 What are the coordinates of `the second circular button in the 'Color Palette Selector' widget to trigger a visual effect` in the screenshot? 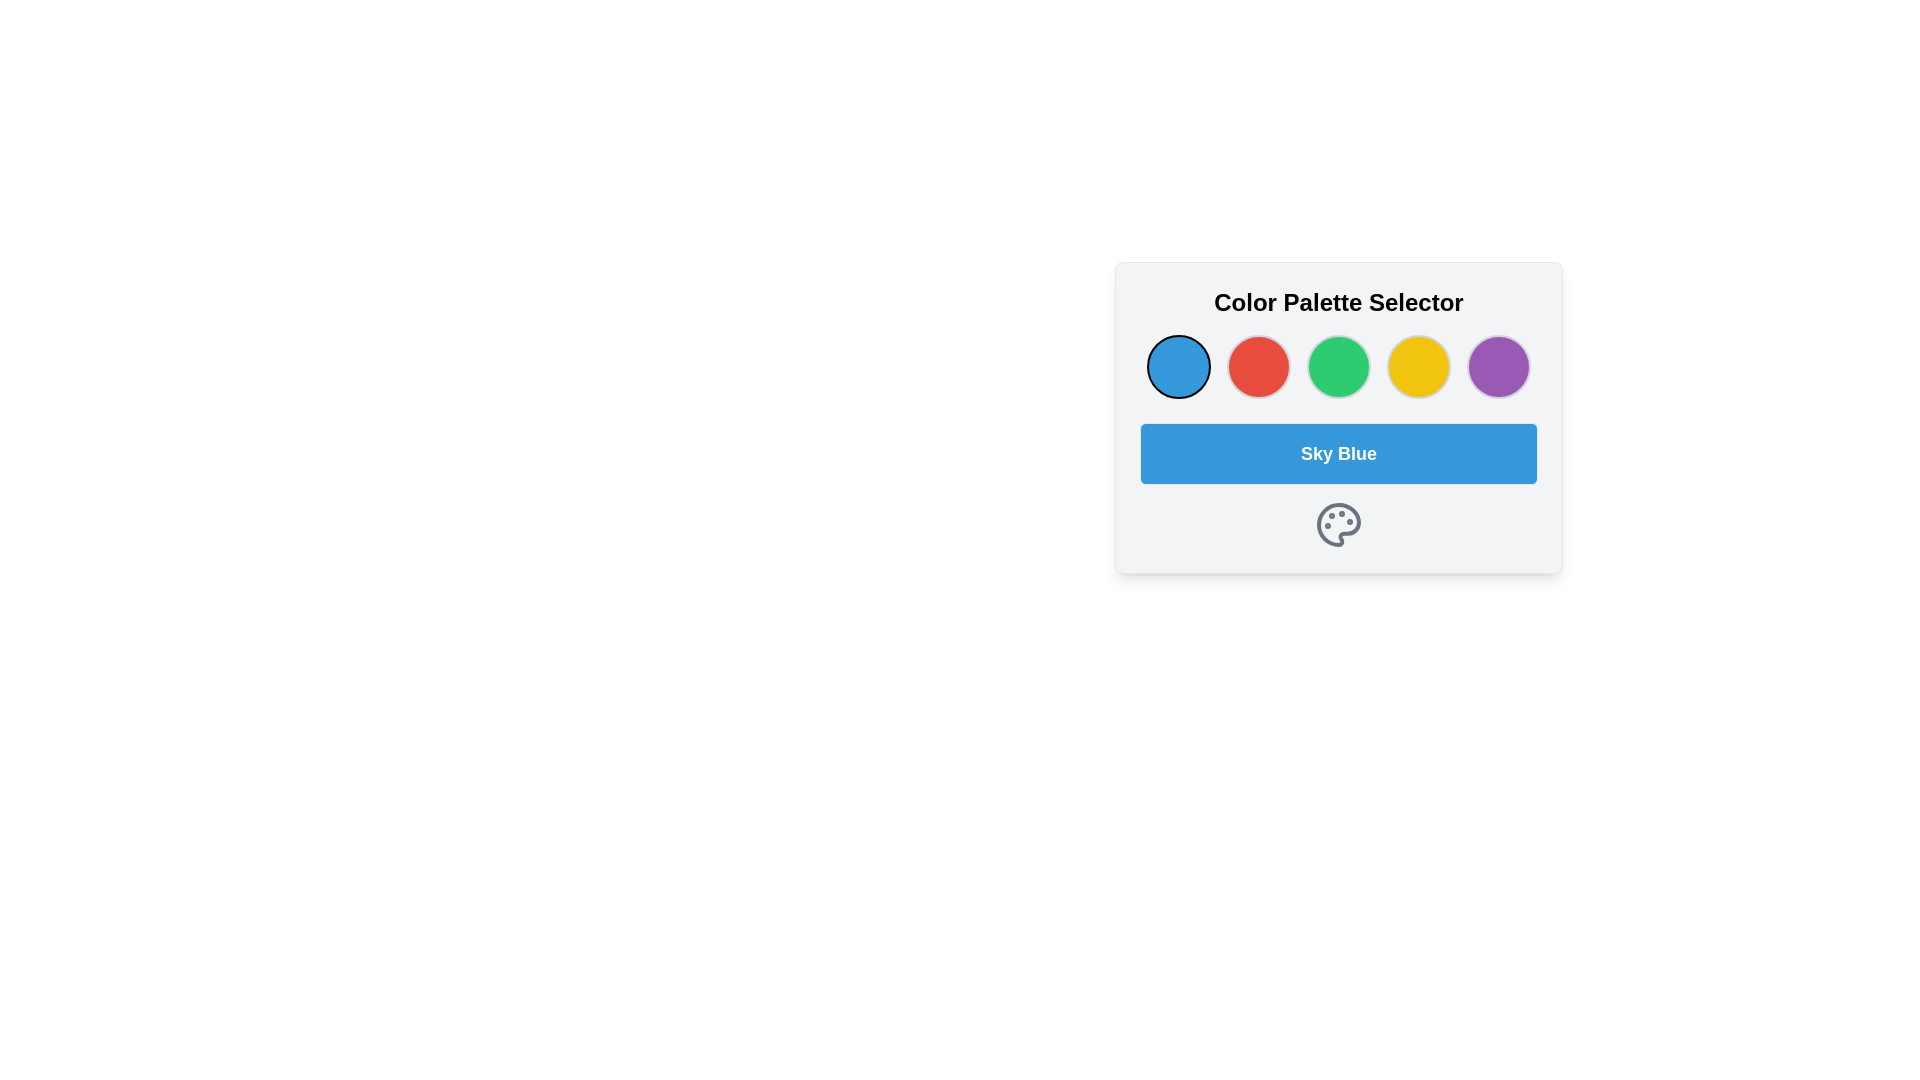 It's located at (1257, 366).